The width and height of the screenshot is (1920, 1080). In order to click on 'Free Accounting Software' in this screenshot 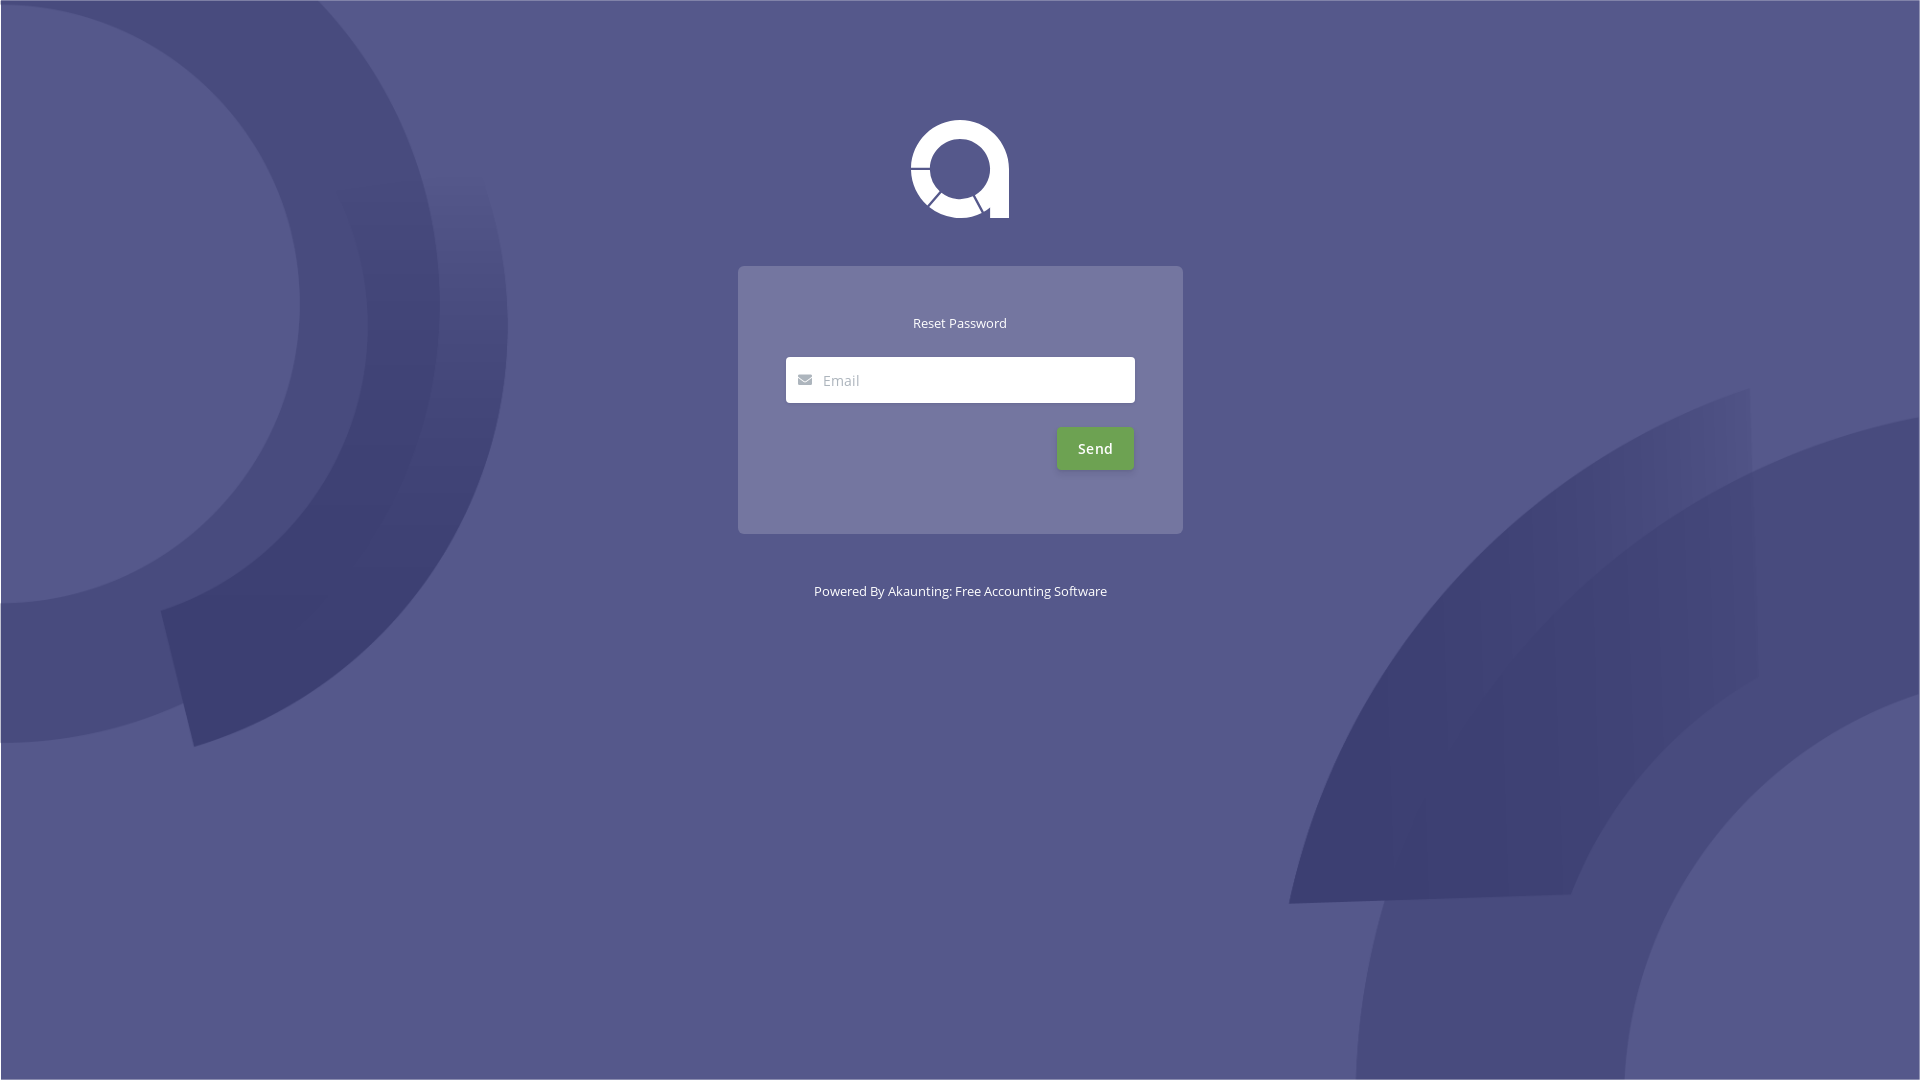, I will do `click(1030, 589)`.